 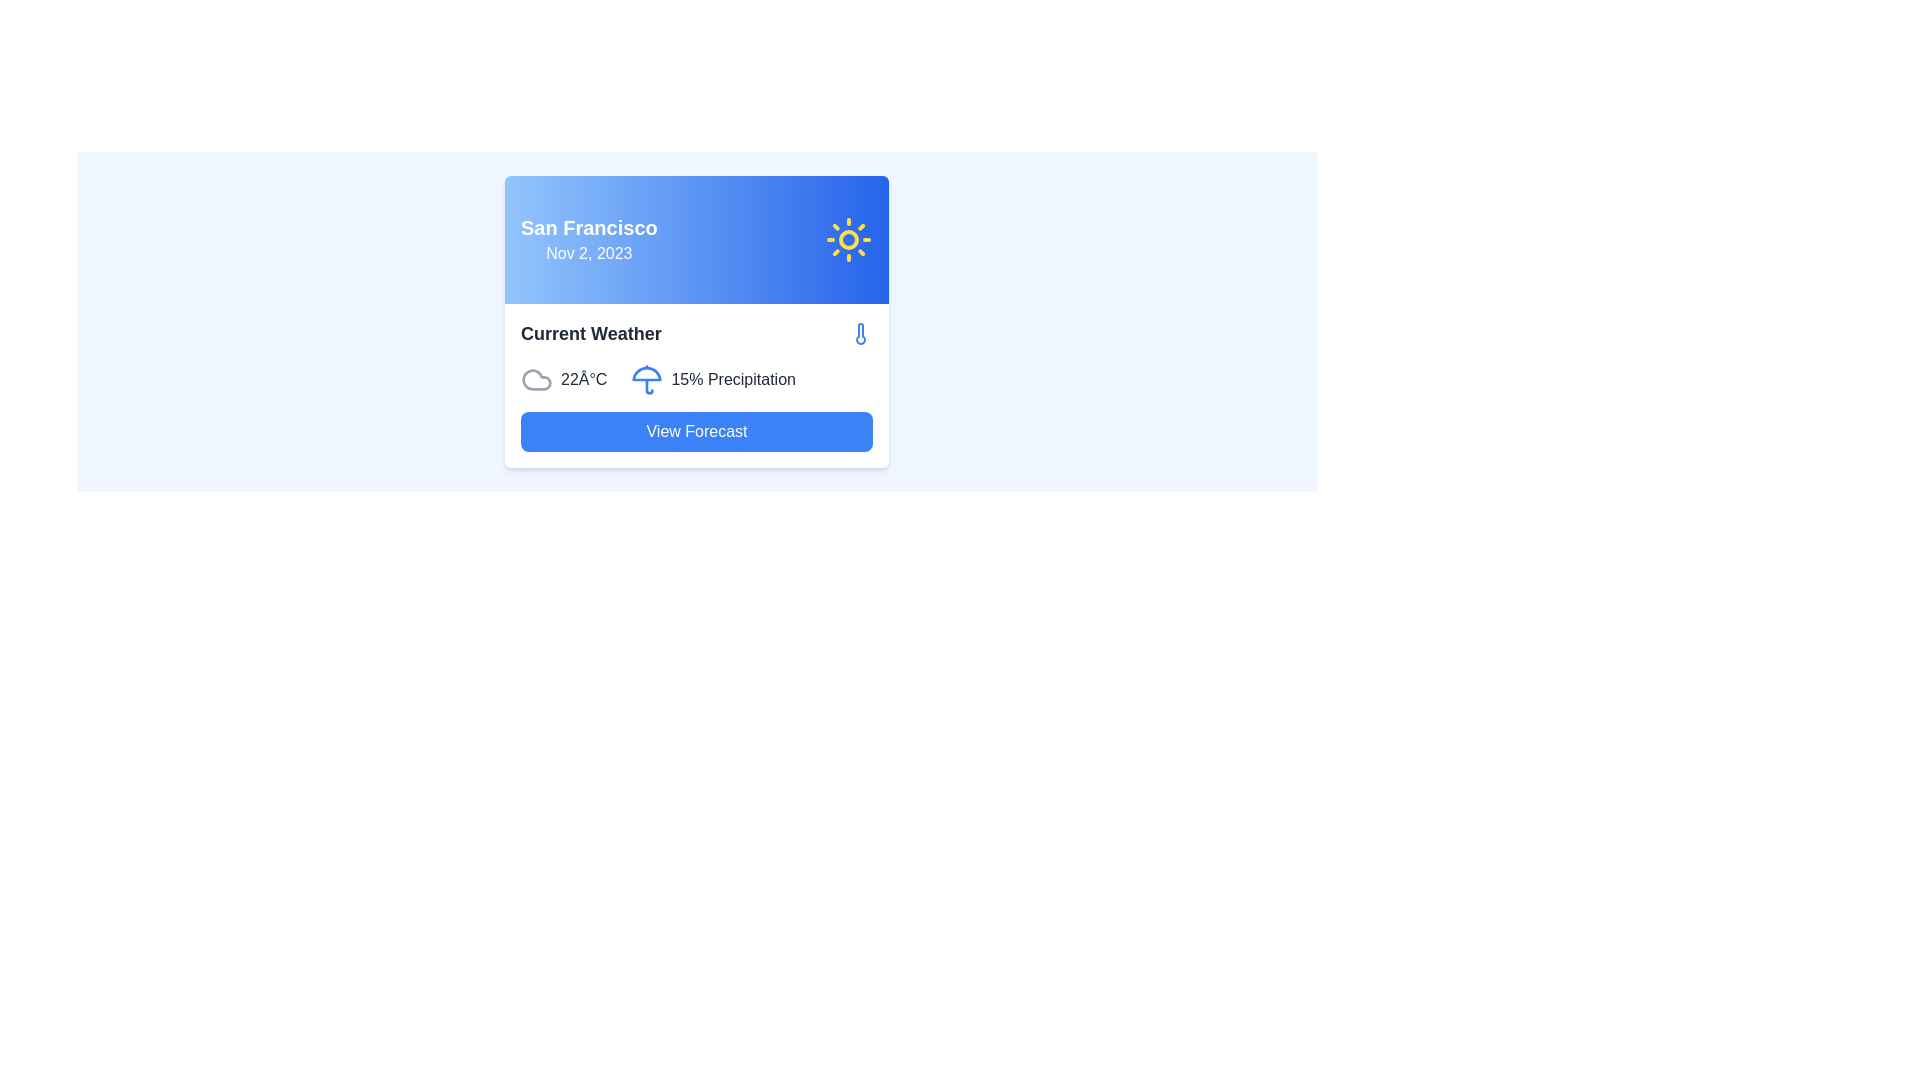 What do you see at coordinates (647, 374) in the screenshot?
I see `the umbrella icon representing weather-related themes, positioned centrally in the upper half of its bounding box` at bounding box center [647, 374].